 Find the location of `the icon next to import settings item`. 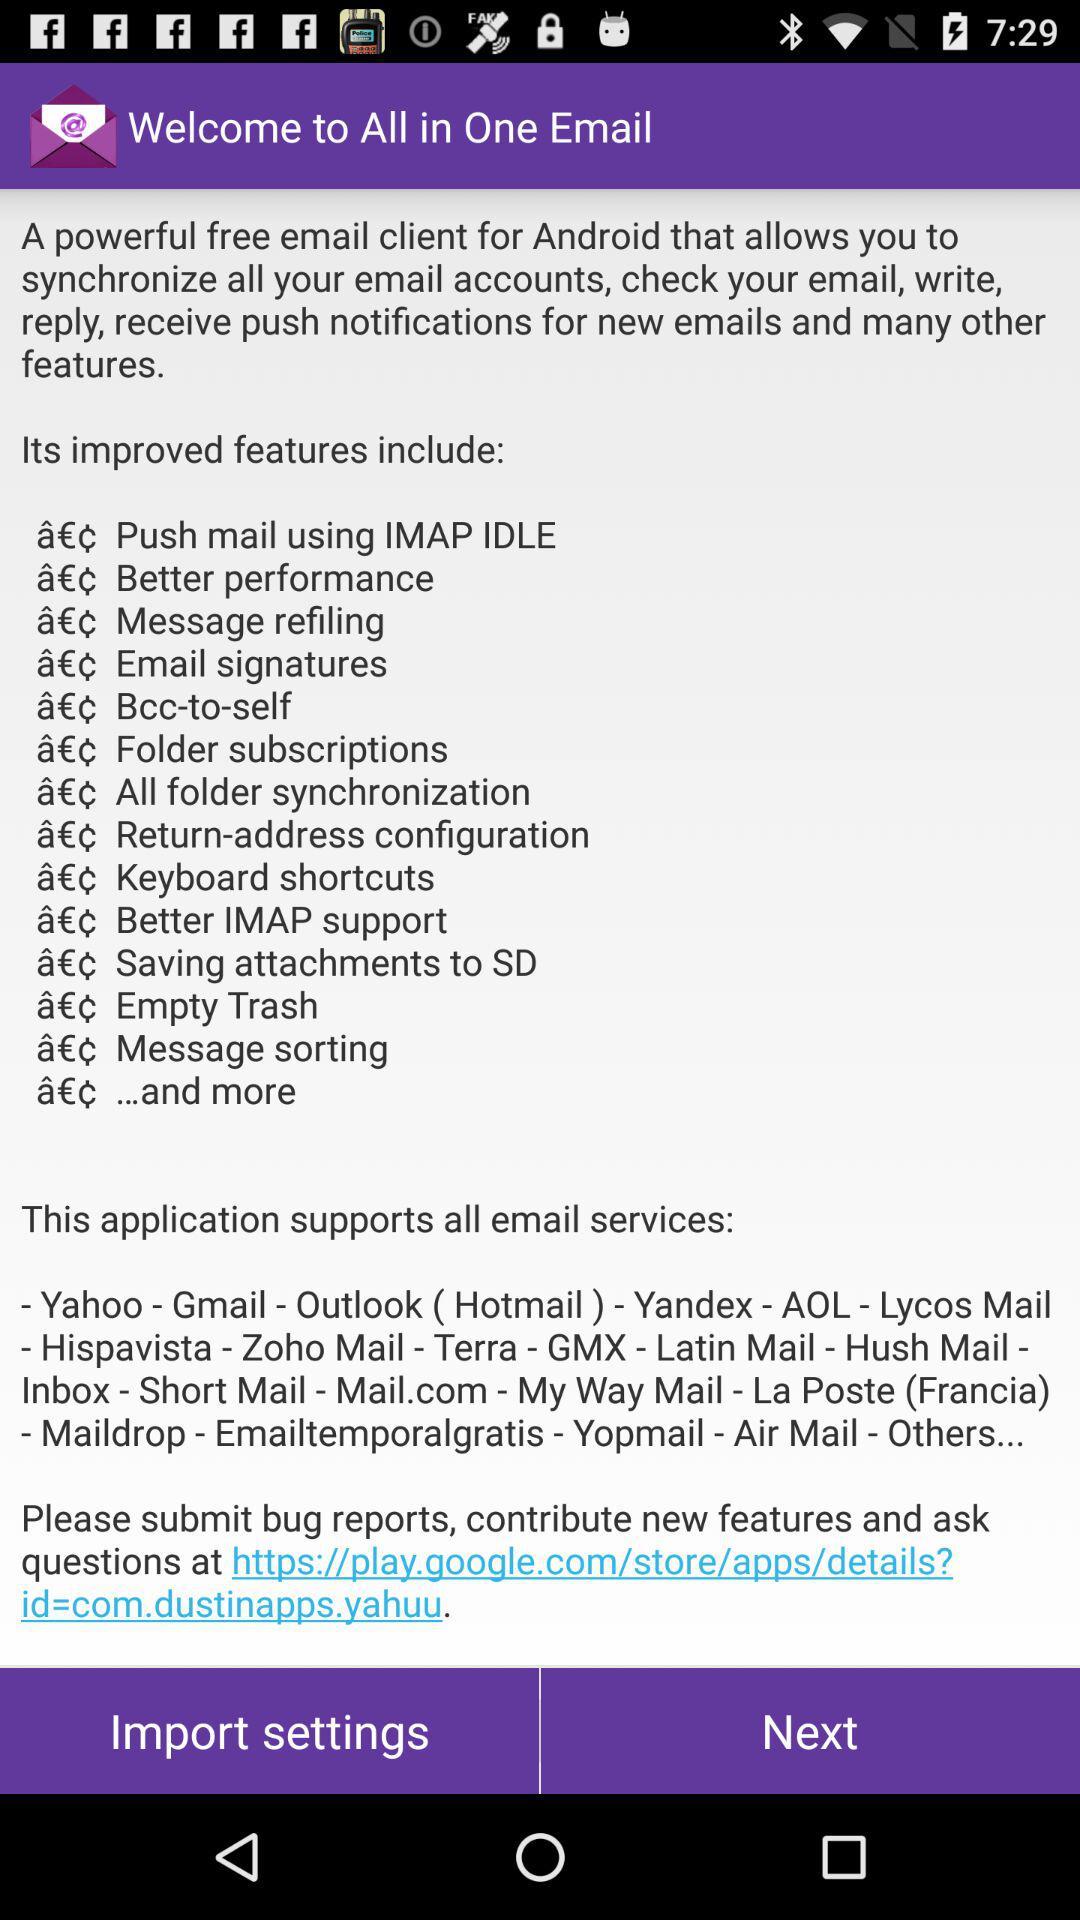

the icon next to import settings item is located at coordinates (810, 1730).